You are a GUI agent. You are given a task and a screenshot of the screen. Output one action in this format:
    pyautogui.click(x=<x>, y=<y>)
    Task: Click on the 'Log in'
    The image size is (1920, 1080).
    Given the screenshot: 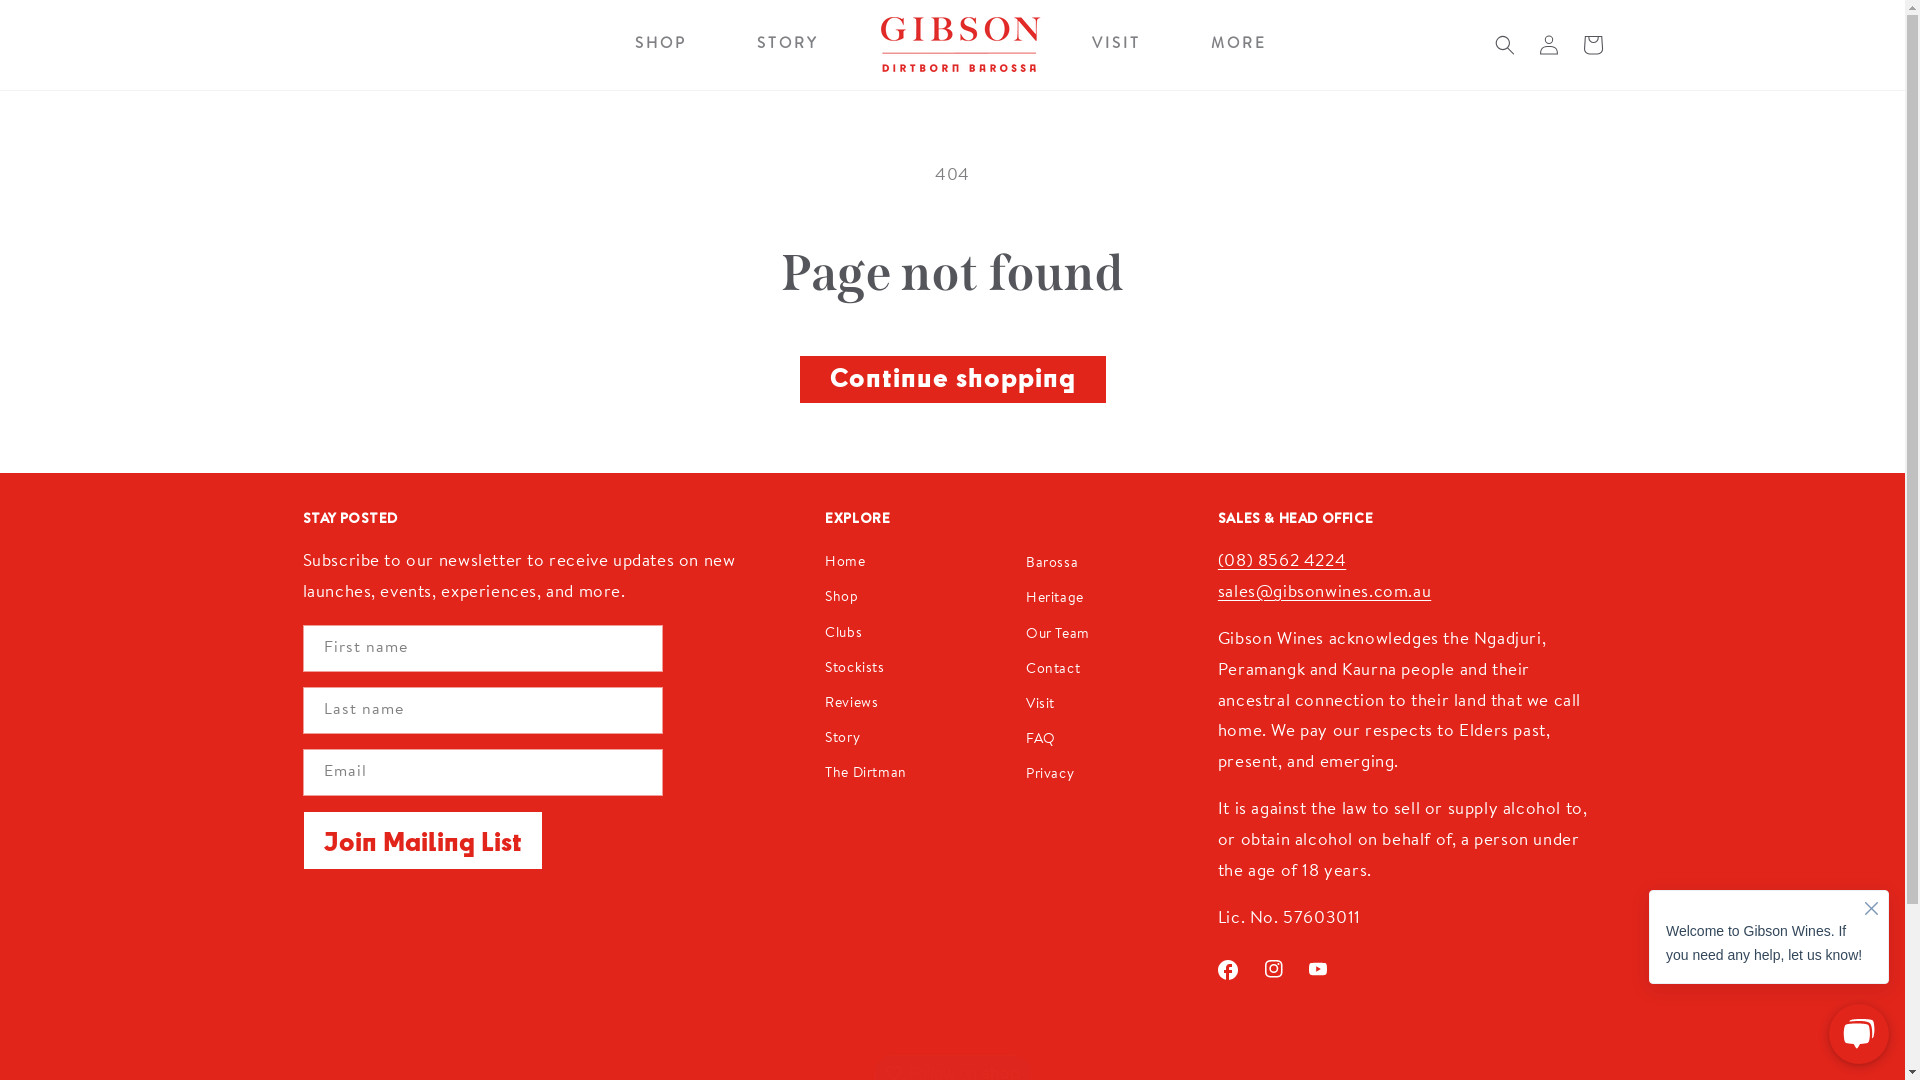 What is the action you would take?
    pyautogui.click(x=1525, y=45)
    